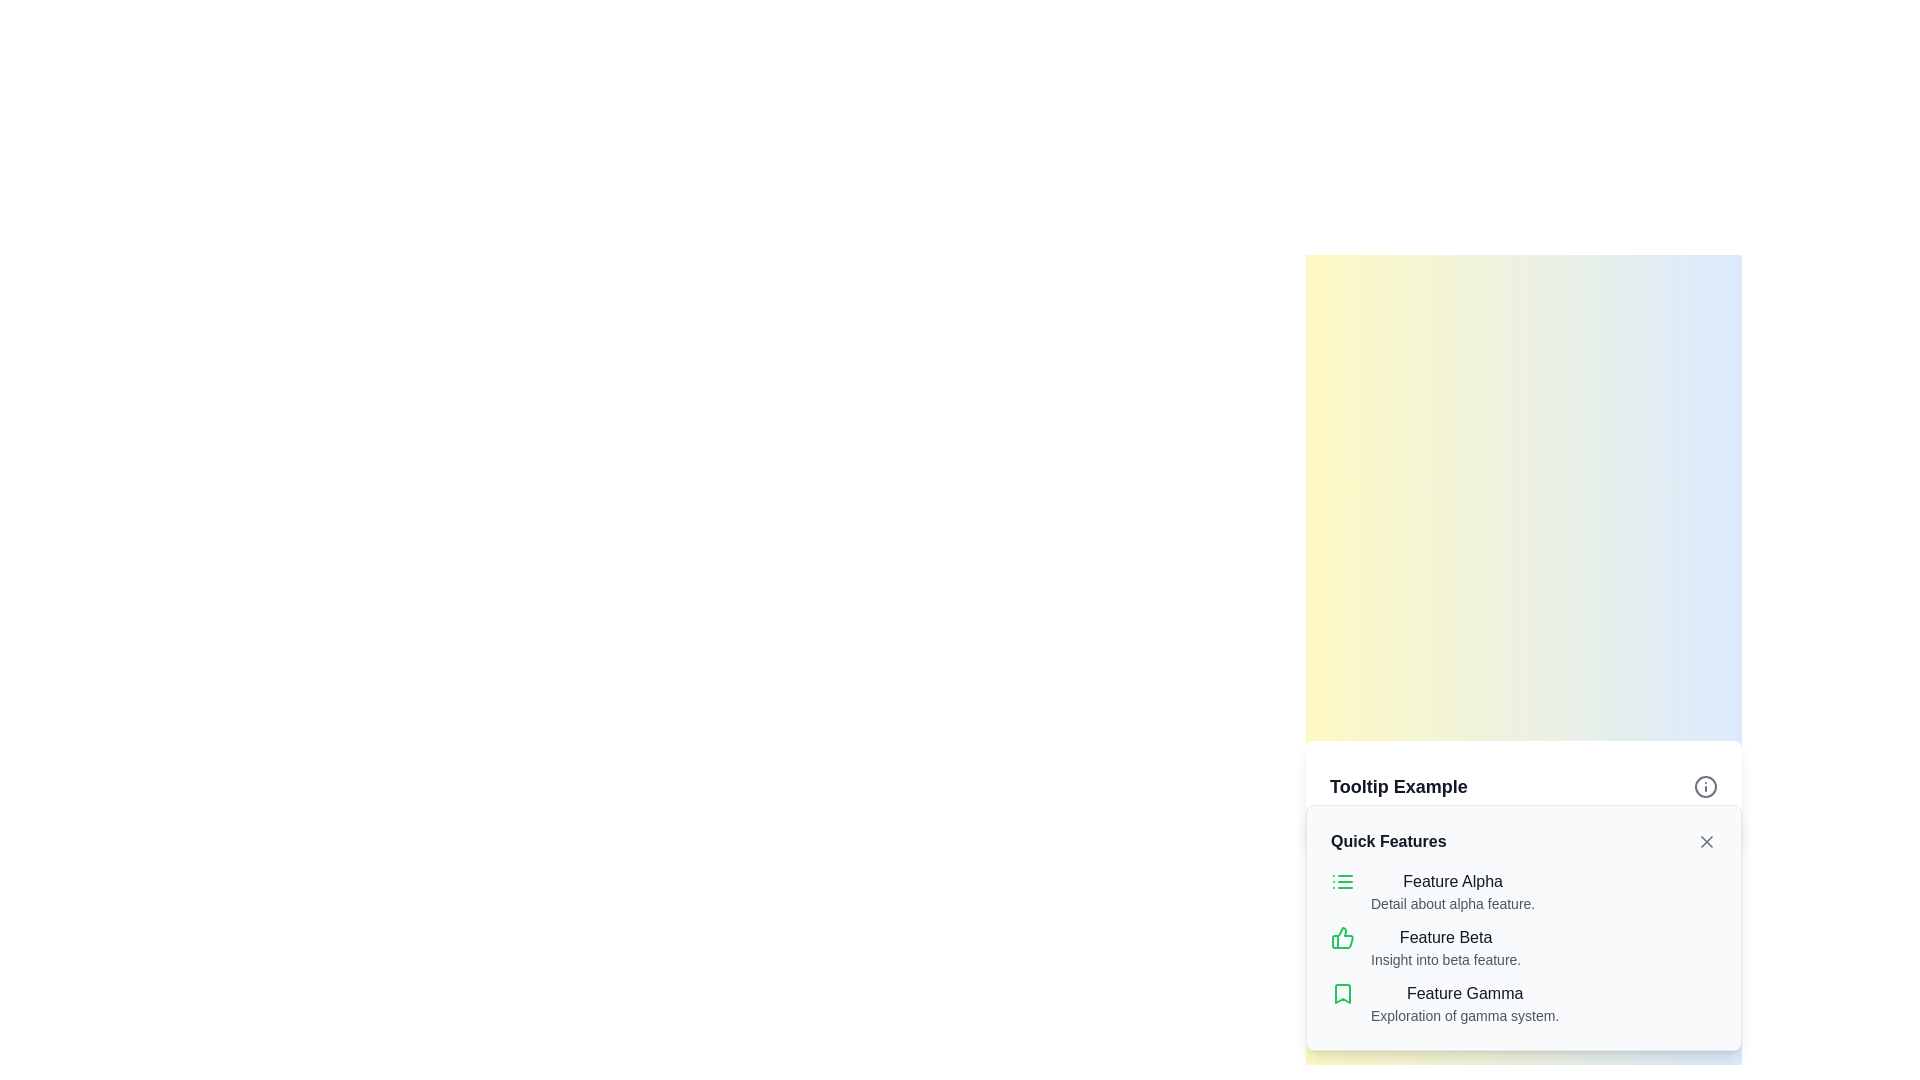  Describe the element at coordinates (1522, 947) in the screenshot. I see `the sub-item labeled 'Feature Beta' within the 'Quick Features' collapsible list using the keyboard for accessibility` at that location.